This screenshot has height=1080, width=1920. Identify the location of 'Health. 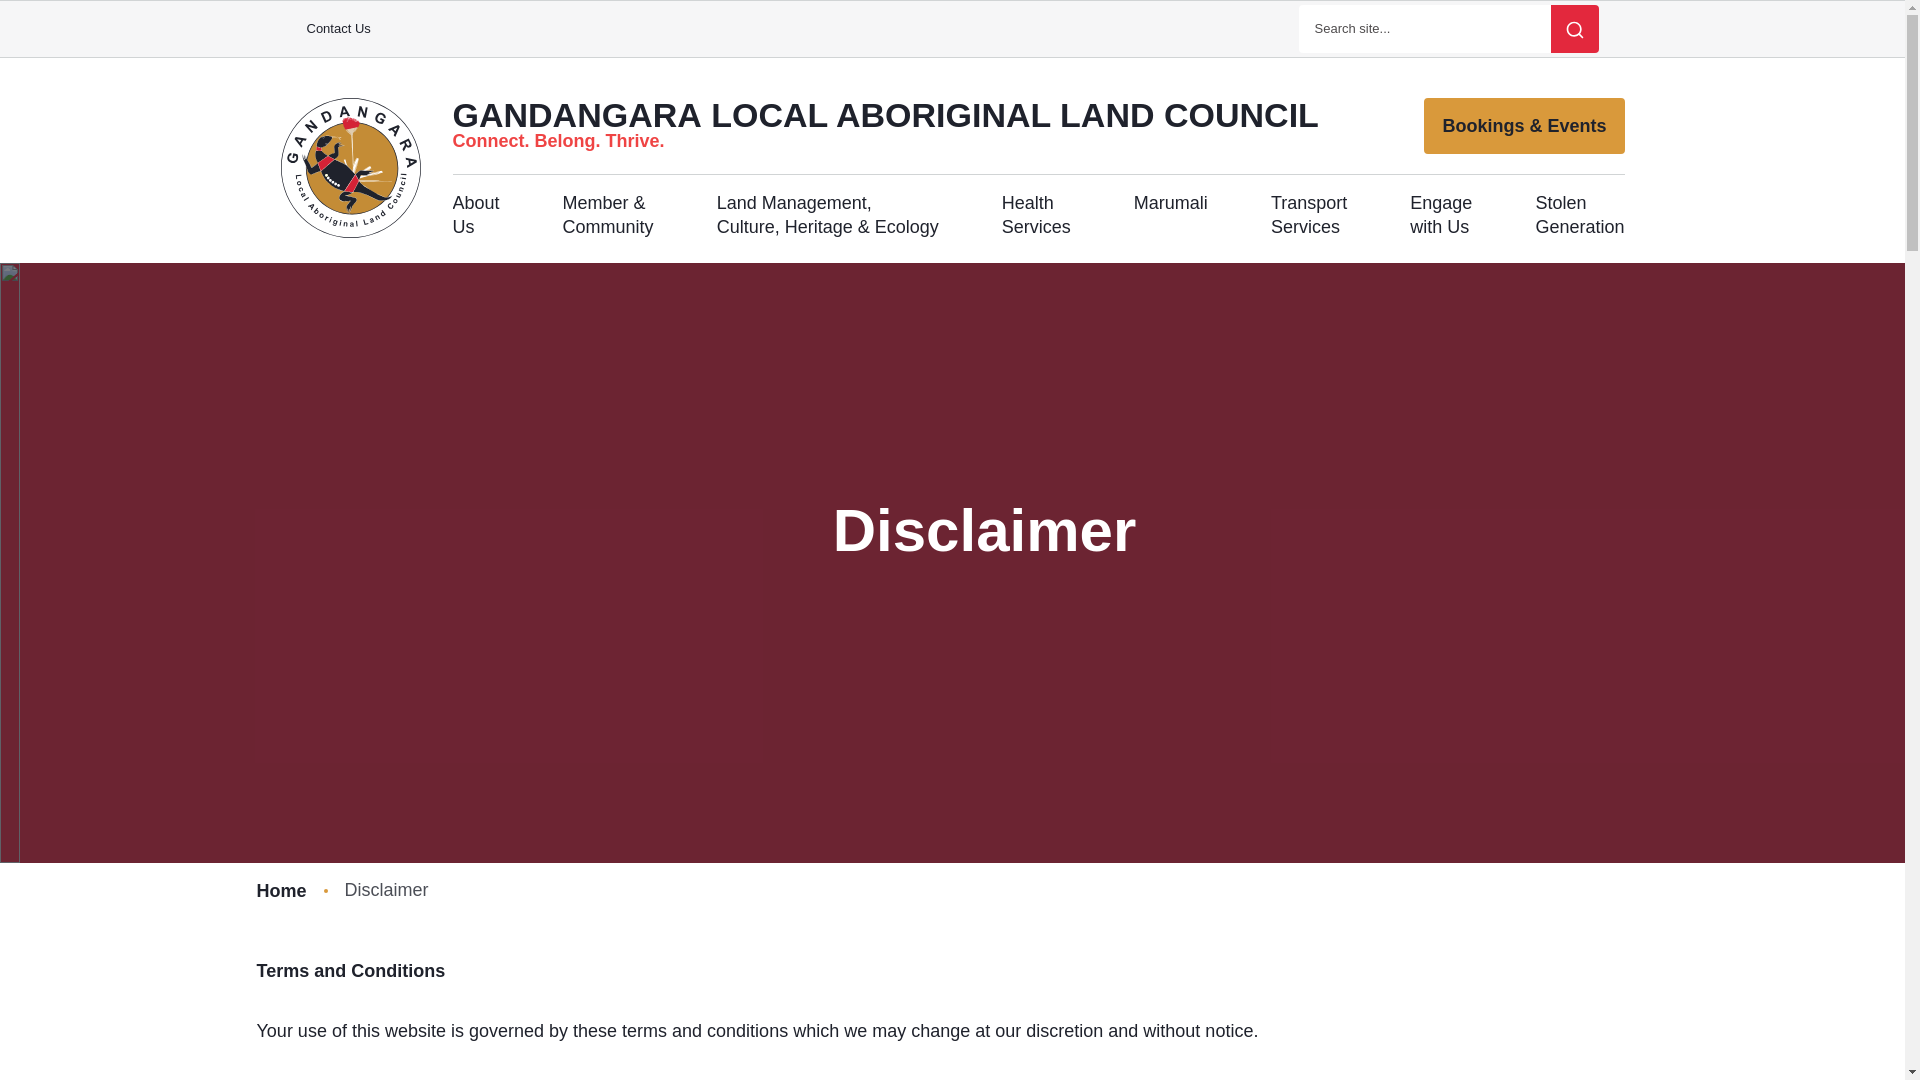
(1036, 215).